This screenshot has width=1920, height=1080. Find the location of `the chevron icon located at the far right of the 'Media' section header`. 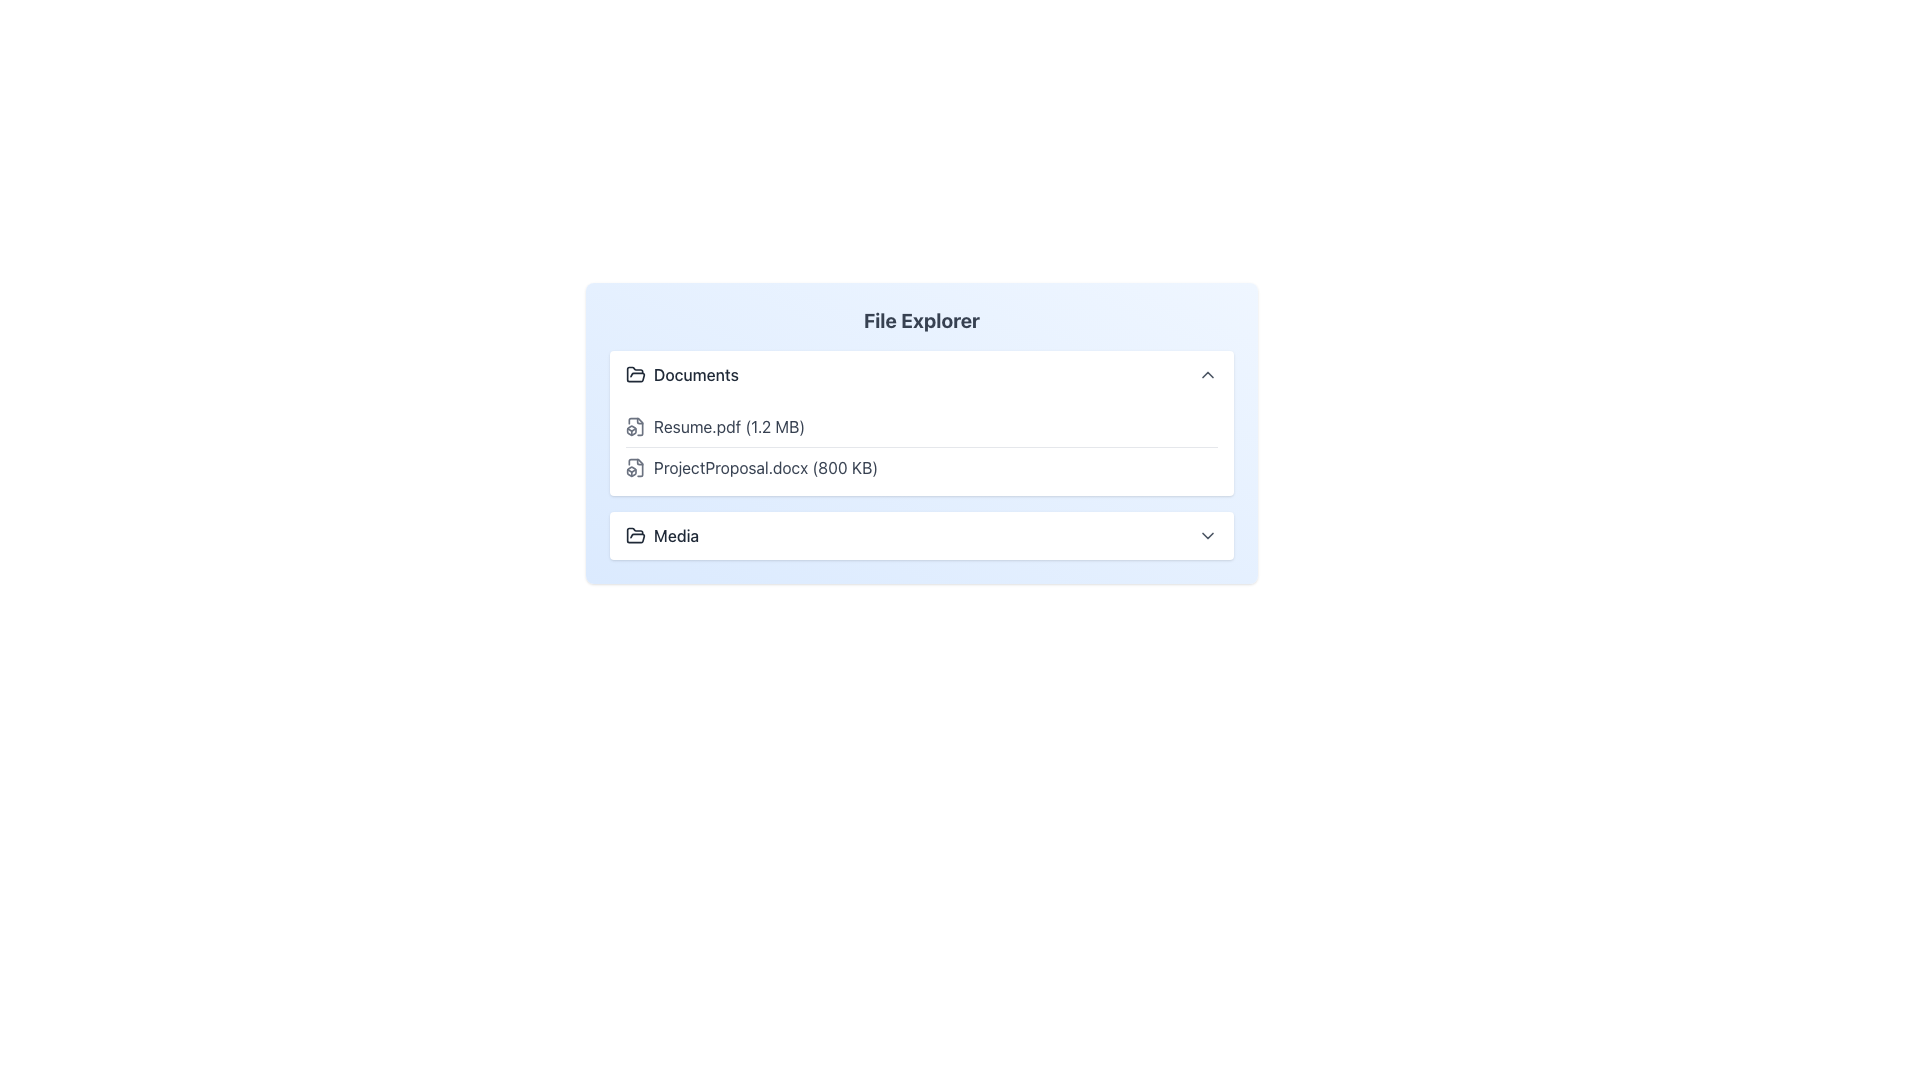

the chevron icon located at the far right of the 'Media' section header is located at coordinates (1207, 535).